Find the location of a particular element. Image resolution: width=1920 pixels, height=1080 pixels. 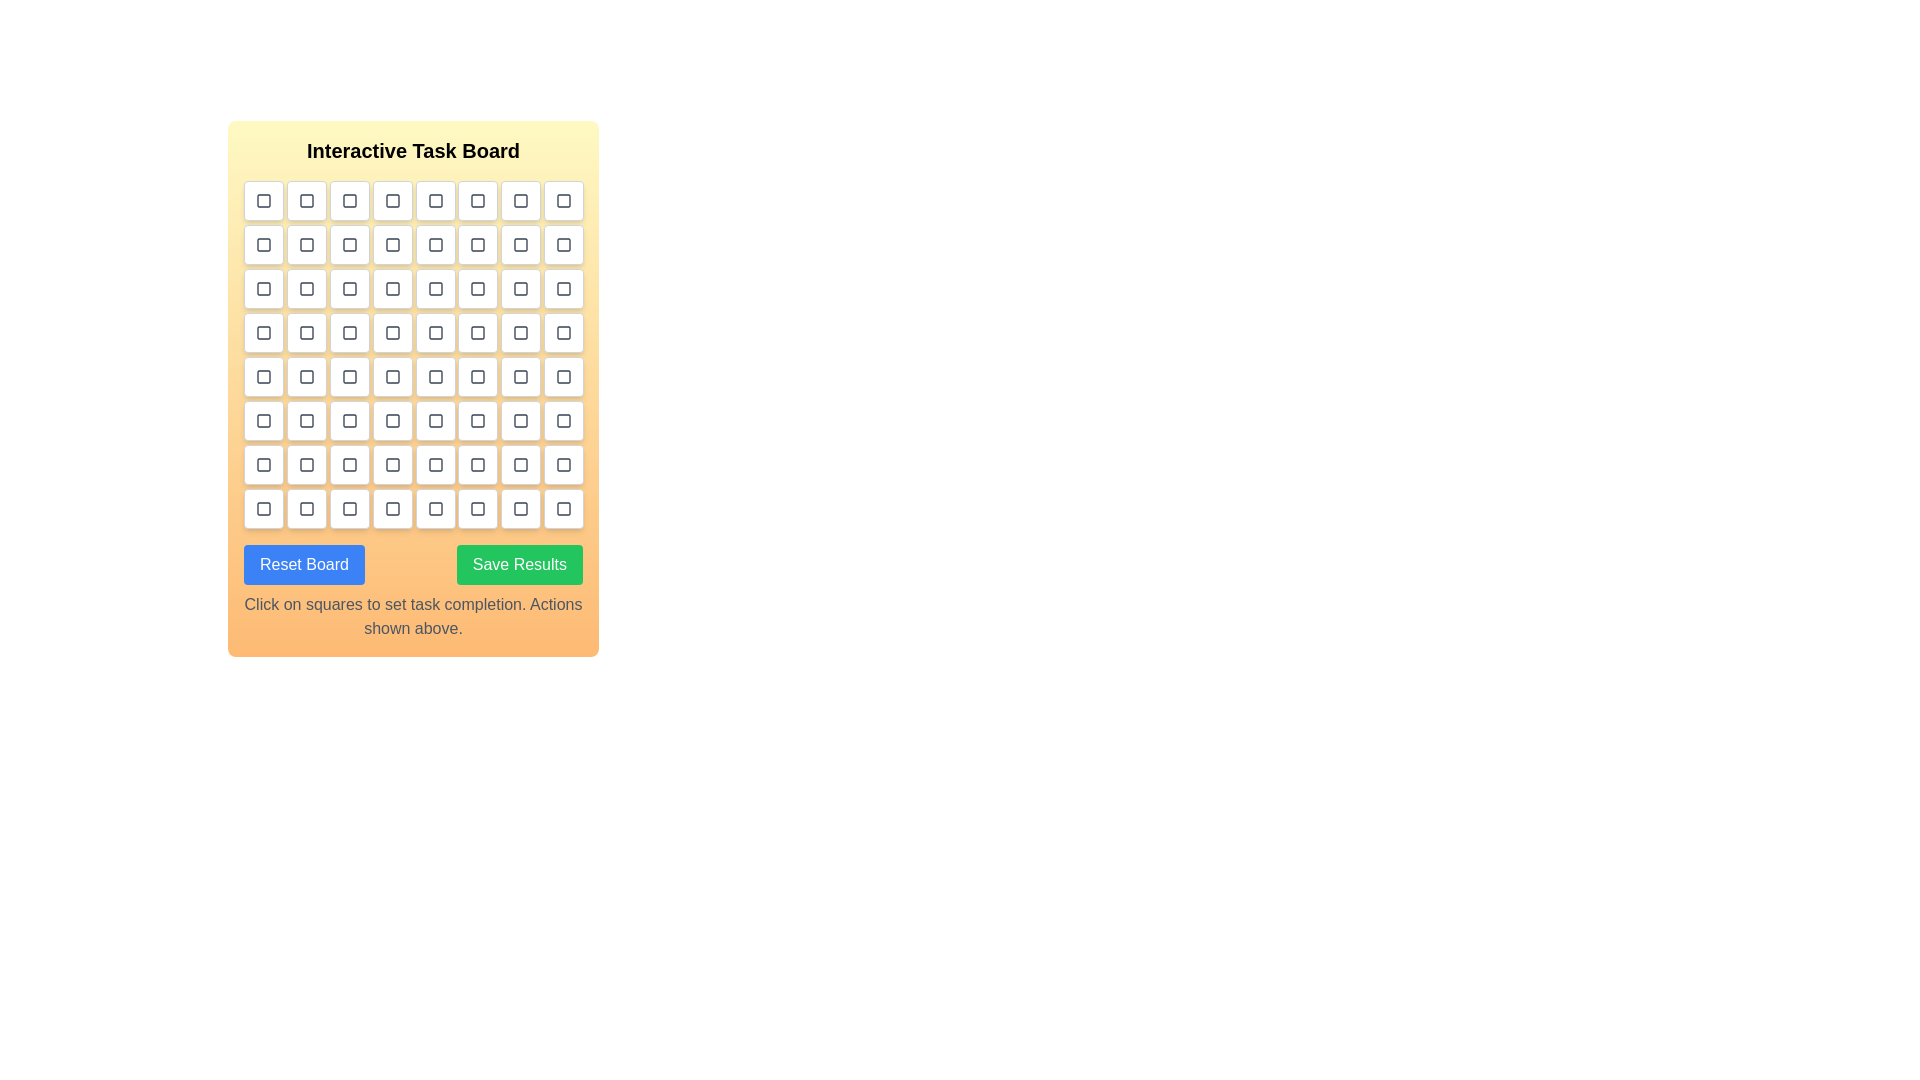

'Reset Board' button to reset the grid is located at coordinates (302, 564).